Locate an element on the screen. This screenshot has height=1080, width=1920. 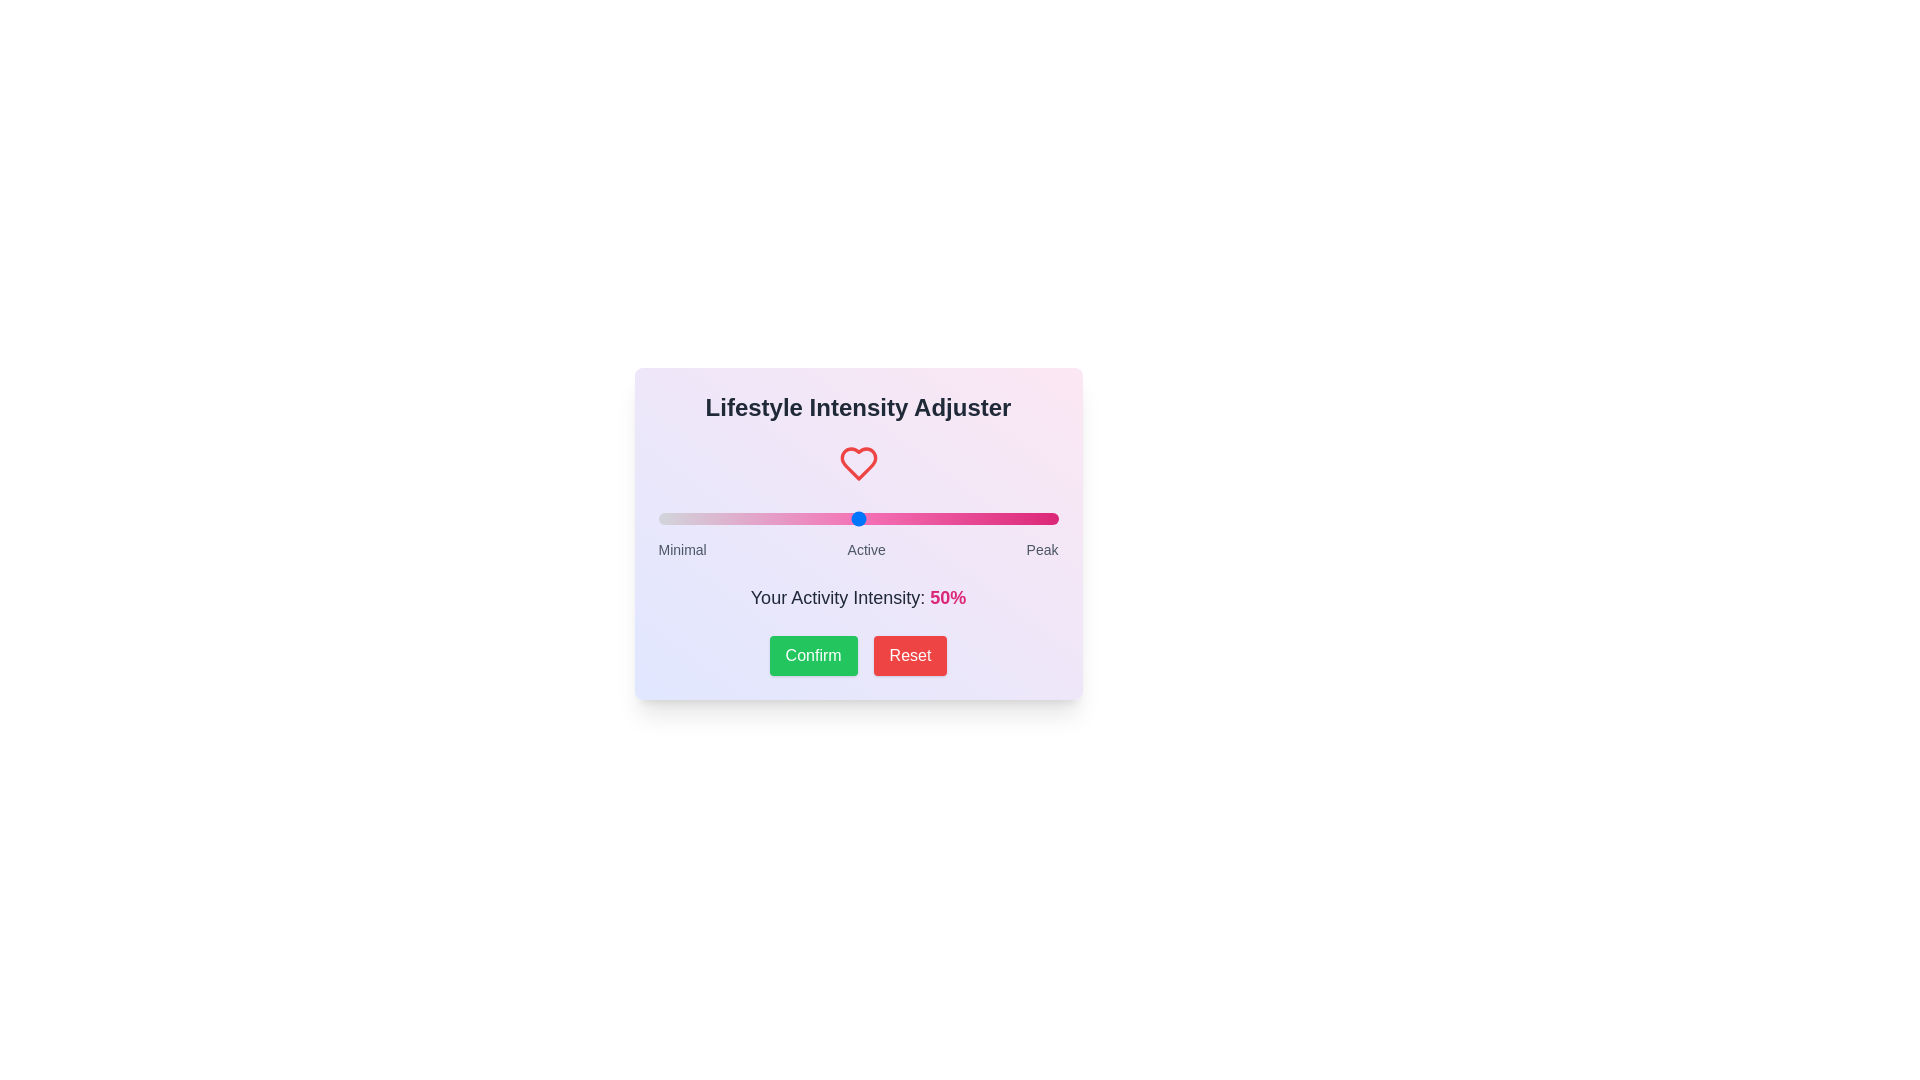
the 'Confirm' button to confirm the current intensity setting is located at coordinates (813, 655).